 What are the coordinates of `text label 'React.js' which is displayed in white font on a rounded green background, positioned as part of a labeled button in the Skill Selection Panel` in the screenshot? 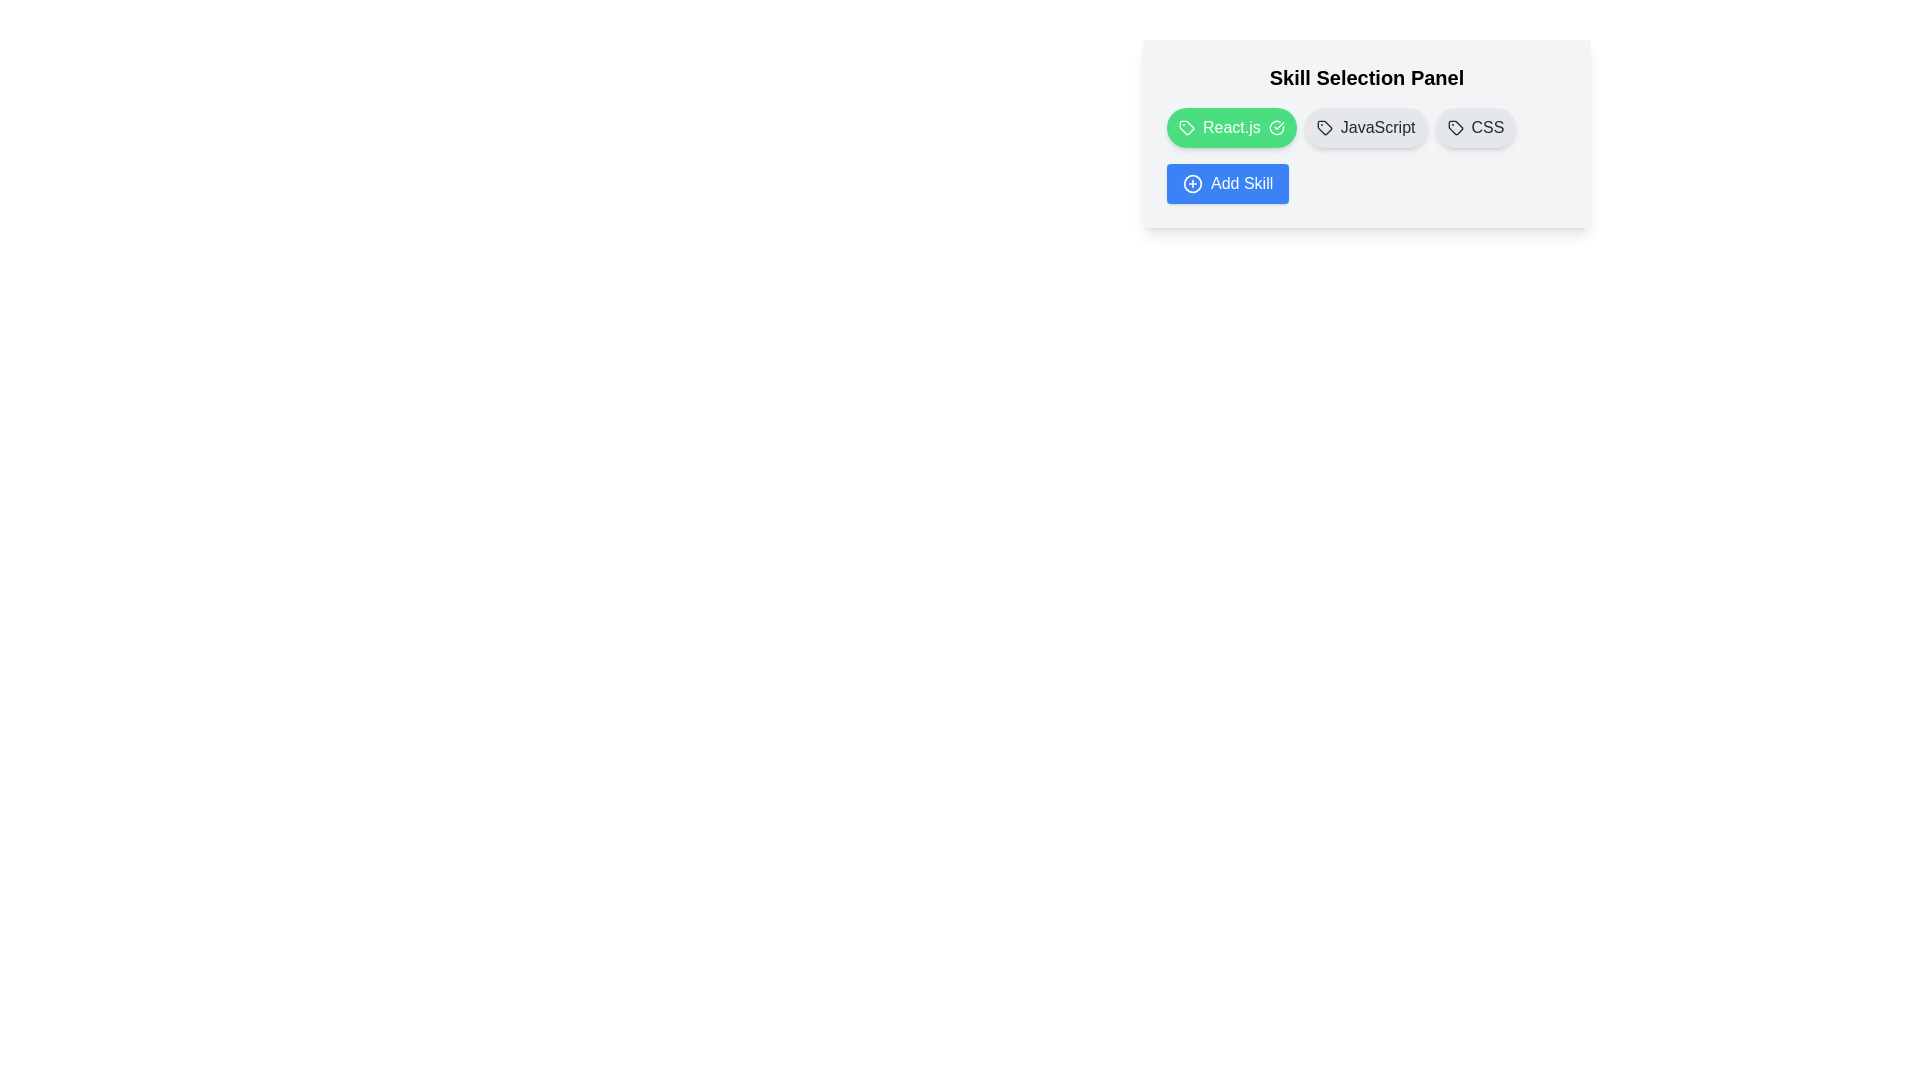 It's located at (1230, 127).